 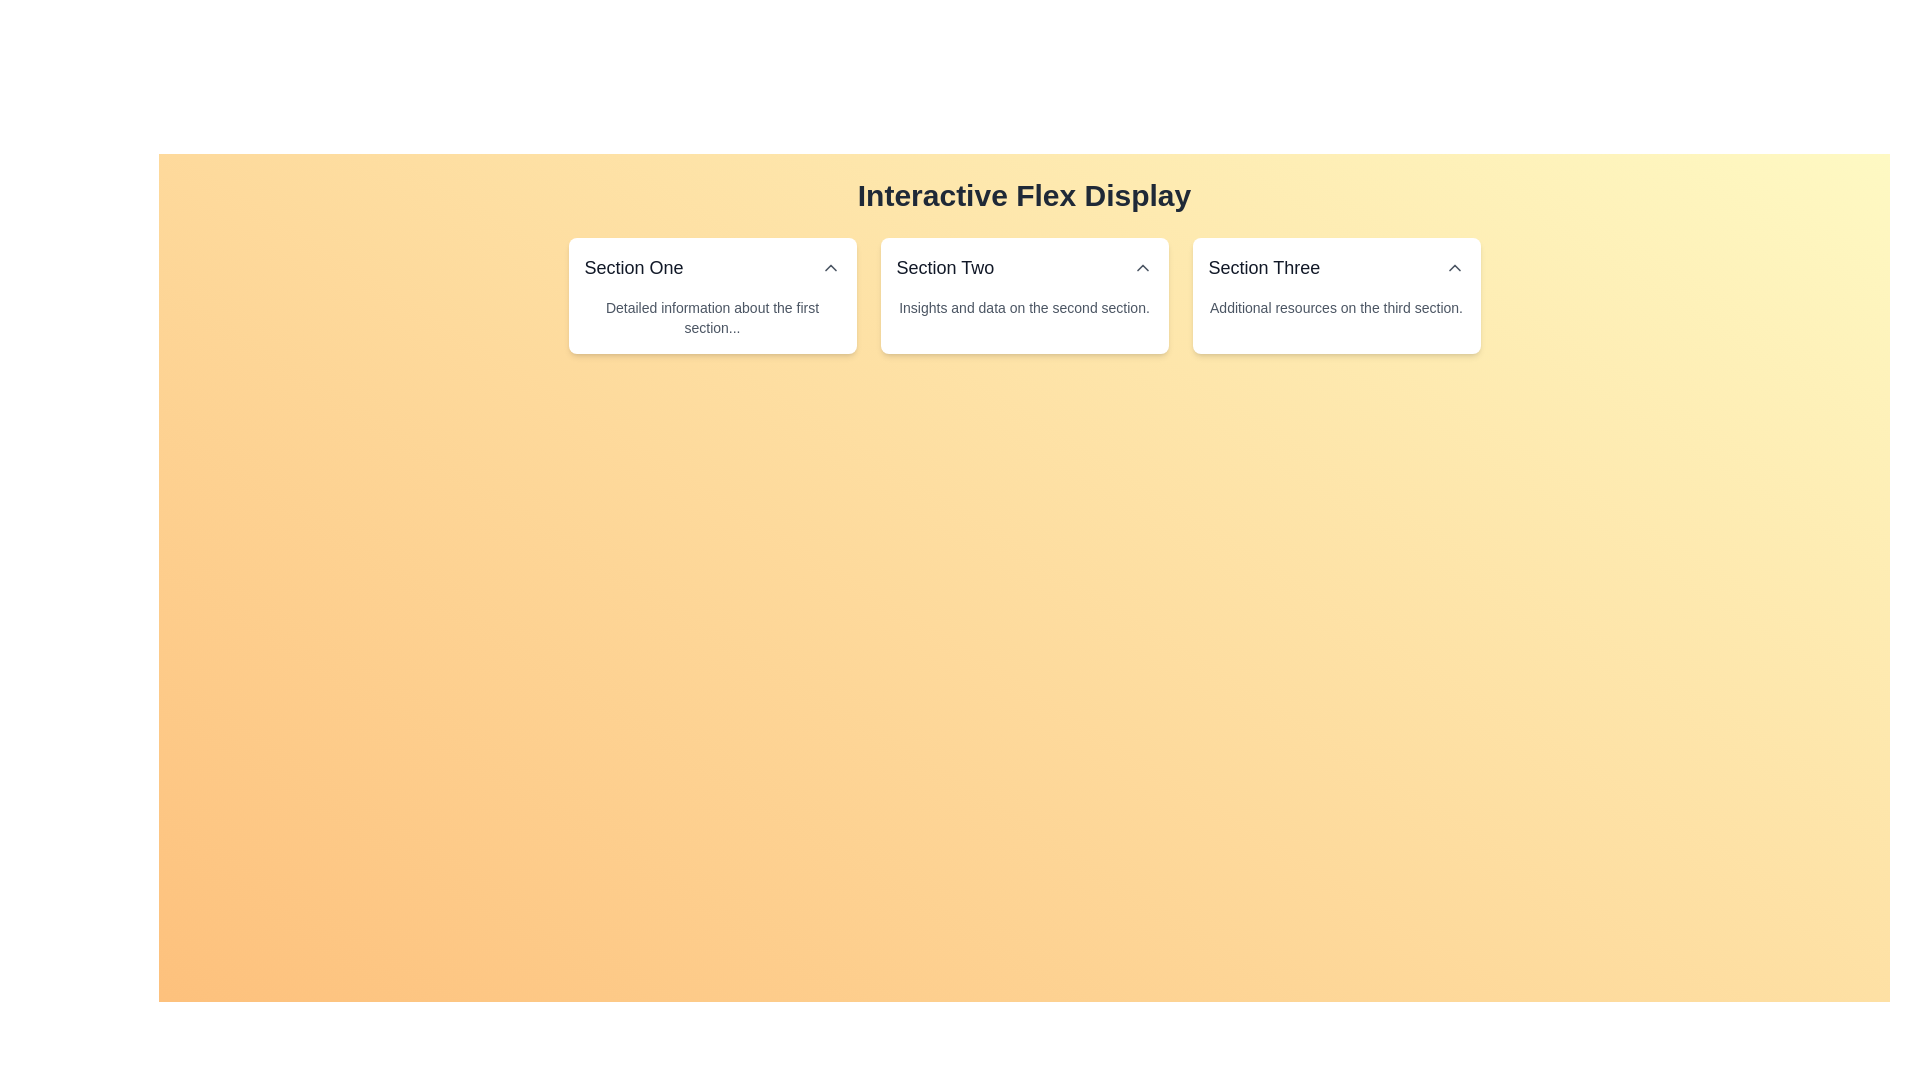 I want to click on the 'Section Two' card component, so click(x=1024, y=296).